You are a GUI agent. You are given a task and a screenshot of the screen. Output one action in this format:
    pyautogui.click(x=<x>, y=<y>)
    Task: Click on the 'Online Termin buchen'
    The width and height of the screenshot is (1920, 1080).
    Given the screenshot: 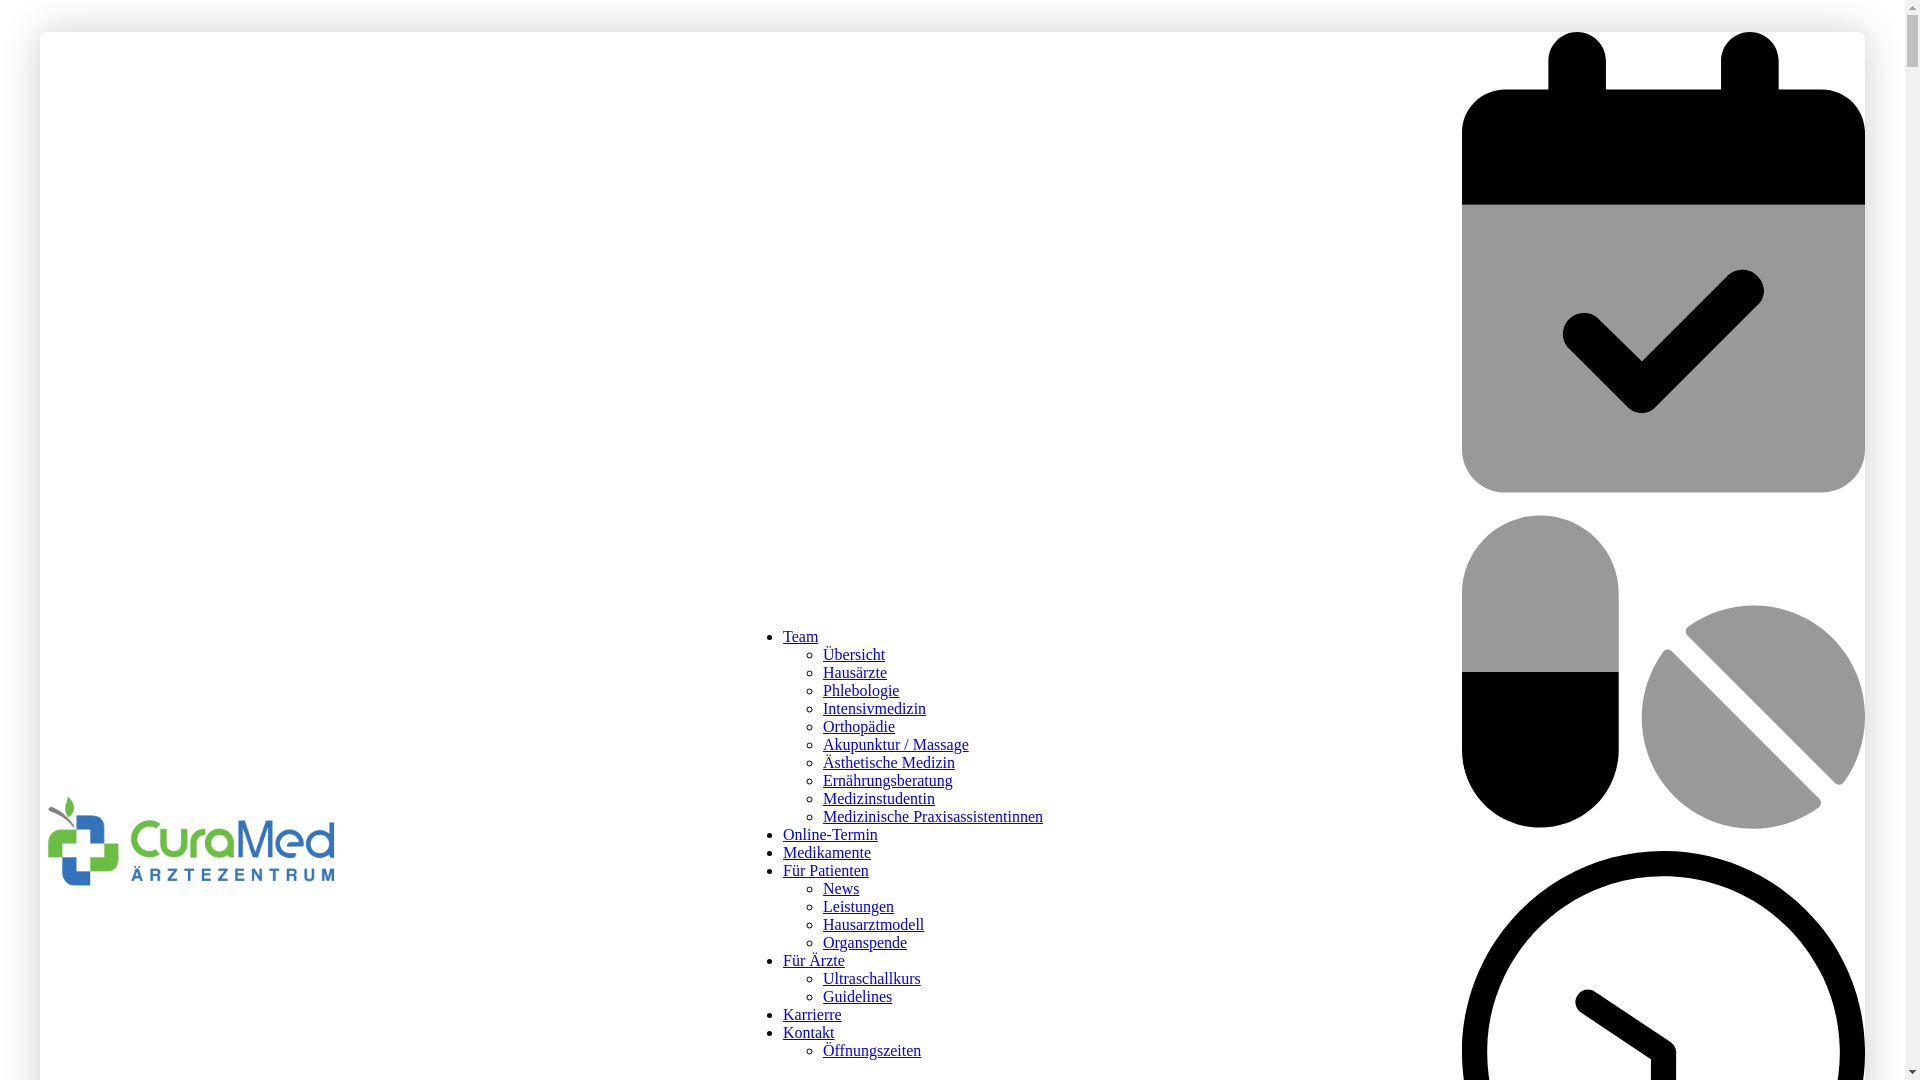 What is the action you would take?
    pyautogui.click(x=1663, y=40)
    